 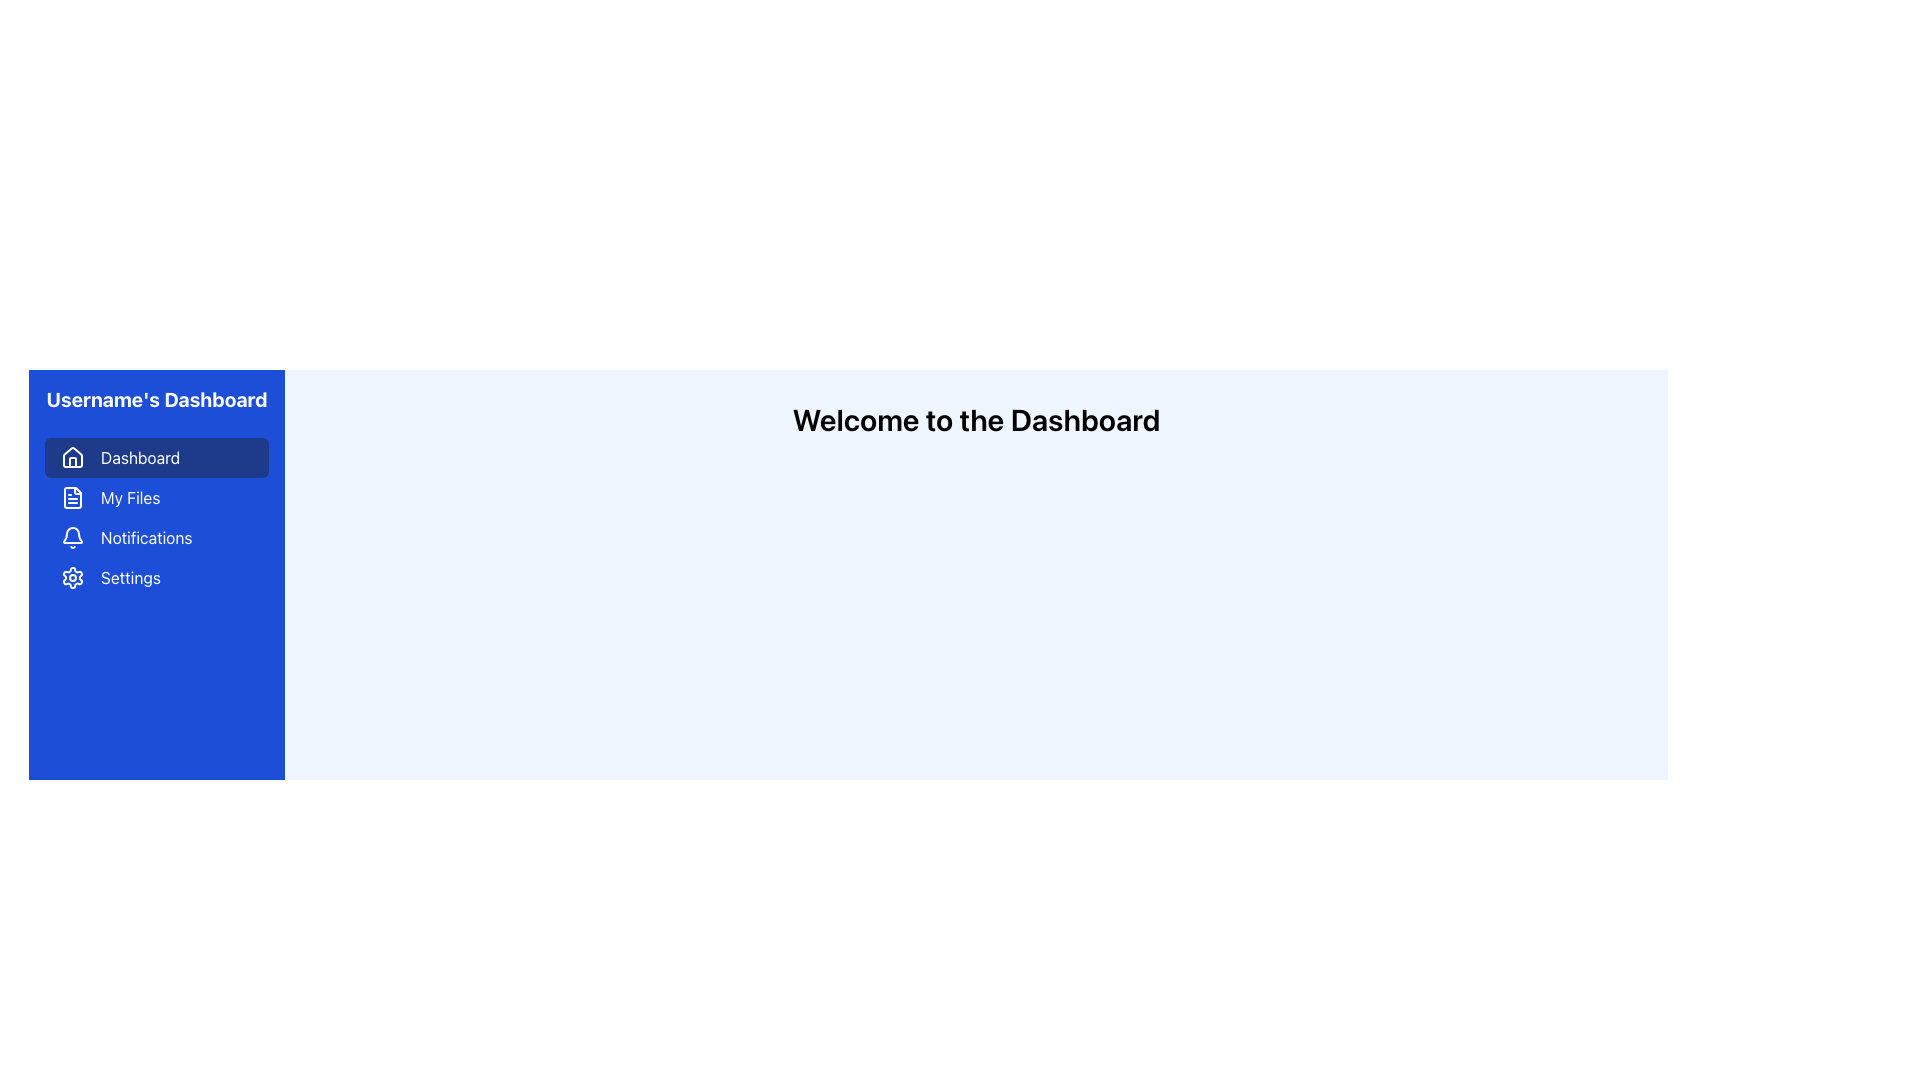 I want to click on the house-shaped icon on the left side of the 'Dashboard' button, so click(x=72, y=458).